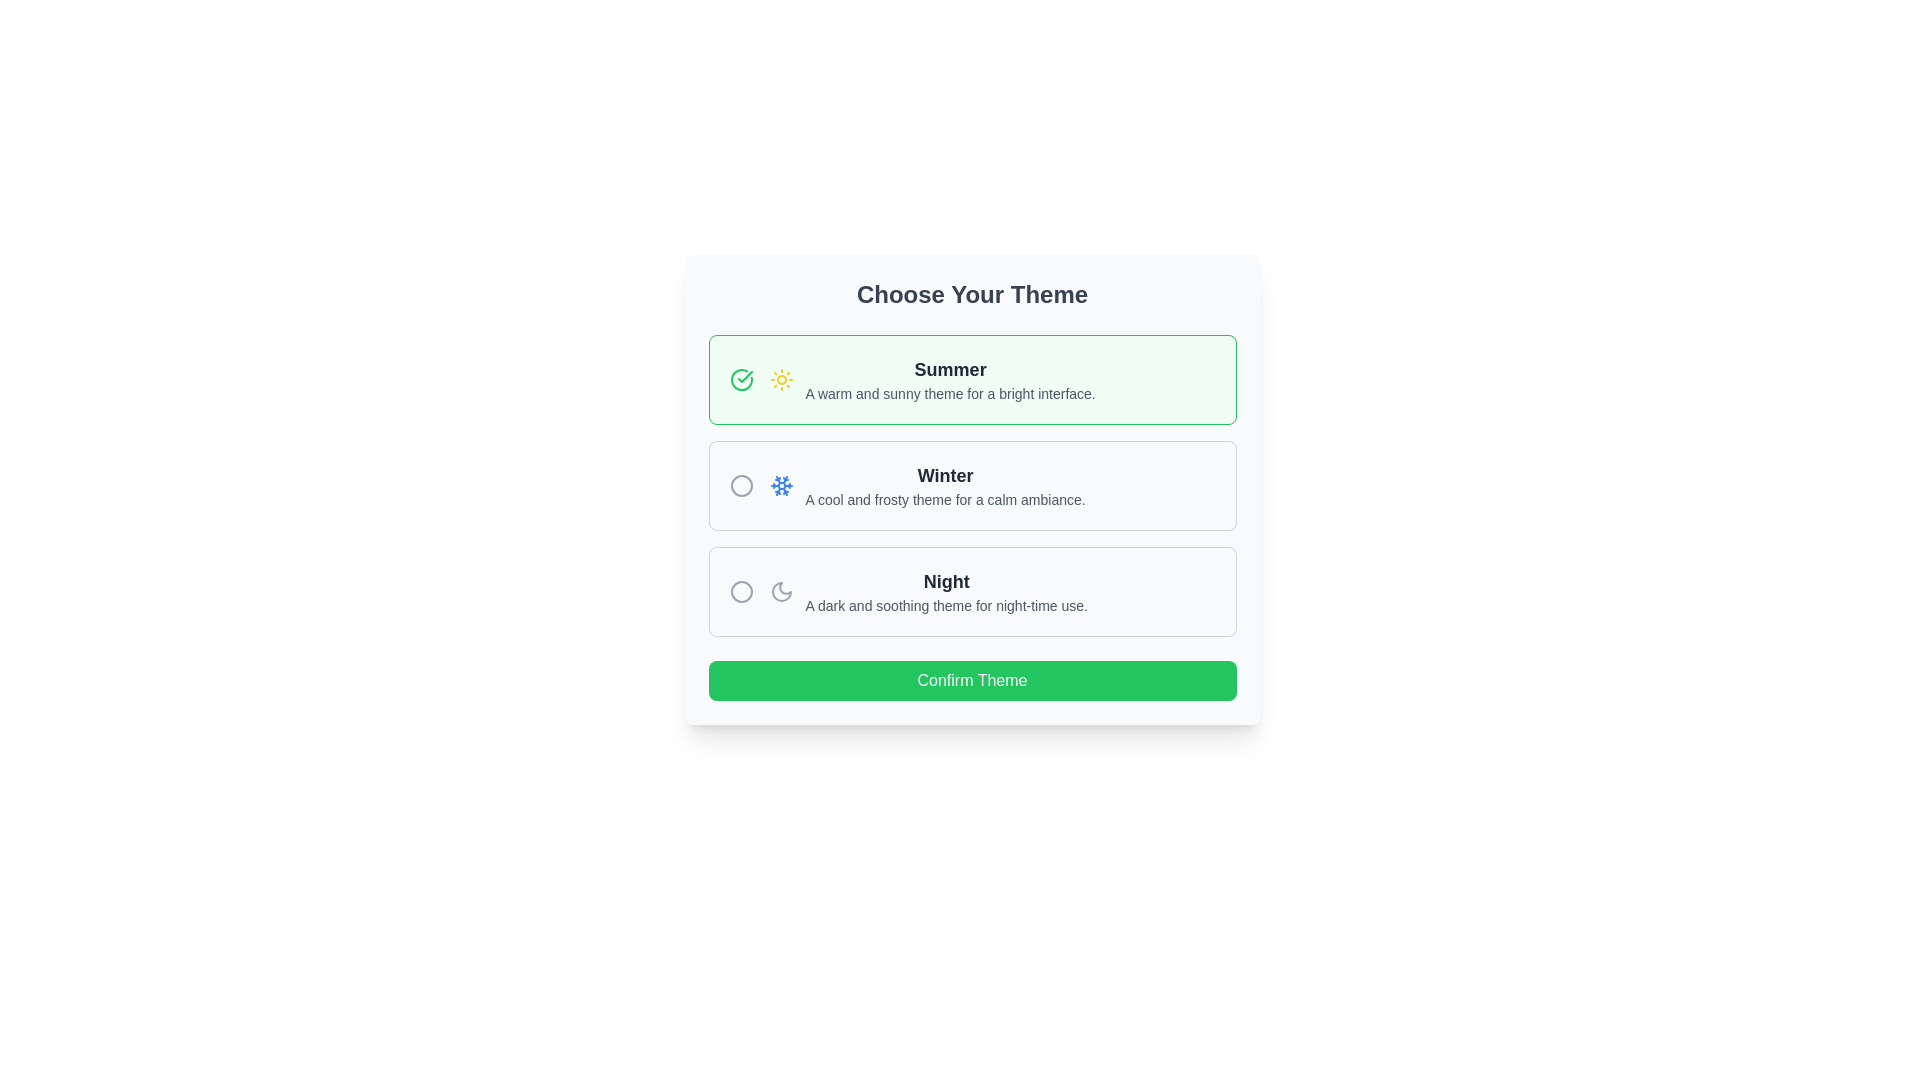 The height and width of the screenshot is (1080, 1920). Describe the element at coordinates (944, 499) in the screenshot. I see `text description 'A cool and frosty theme for a calm ambiance.' located below the 'Winter' title in the theme selection box` at that location.